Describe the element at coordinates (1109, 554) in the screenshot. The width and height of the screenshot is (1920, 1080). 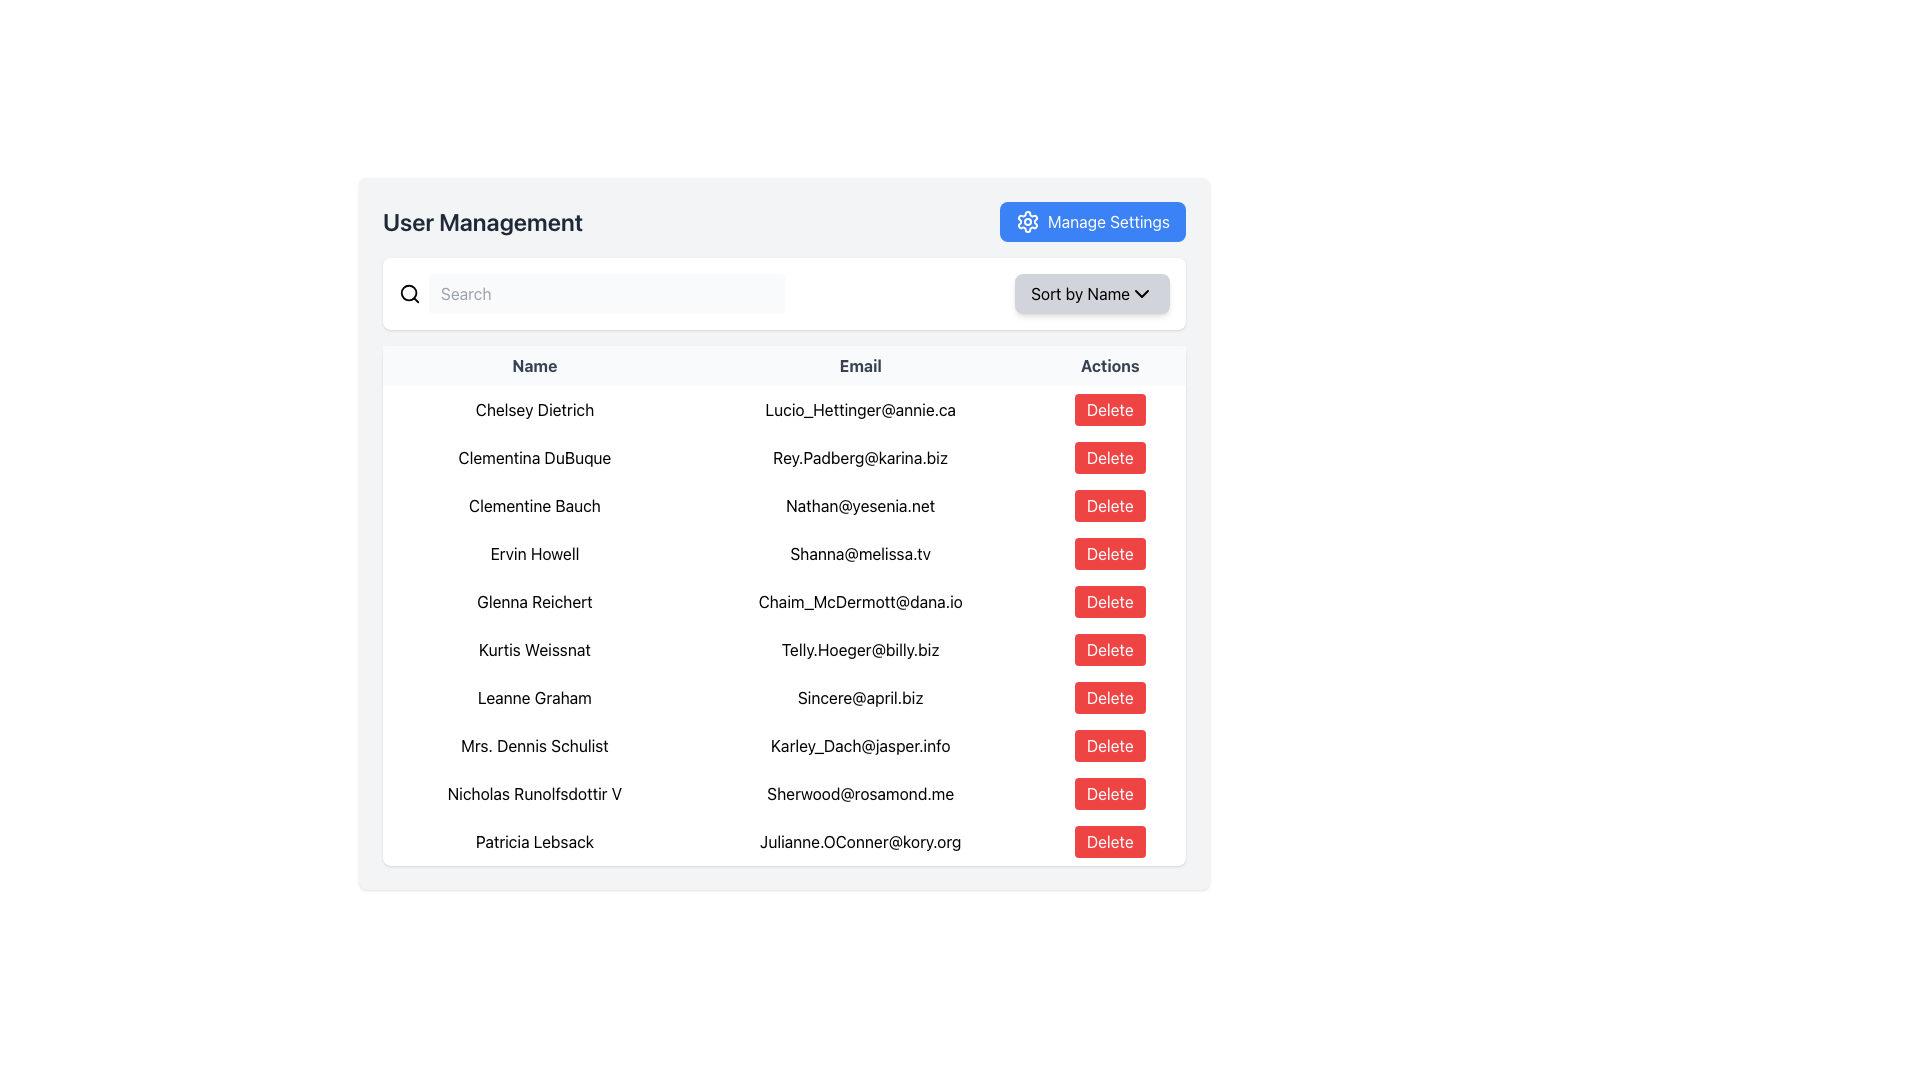
I see `the fourth 'Delete' button, which is a red button with white text` at that location.